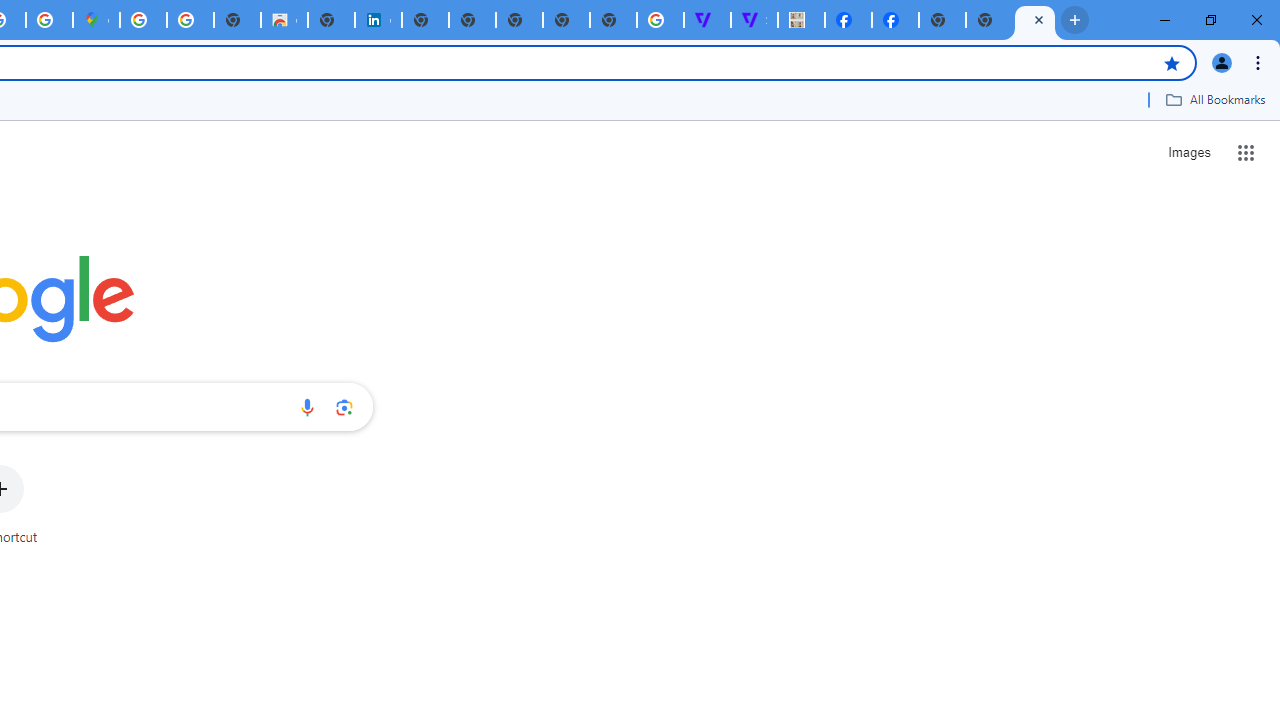 Image resolution: width=1280 pixels, height=720 pixels. What do you see at coordinates (95, 20) in the screenshot?
I see `'Google Maps'` at bounding box center [95, 20].